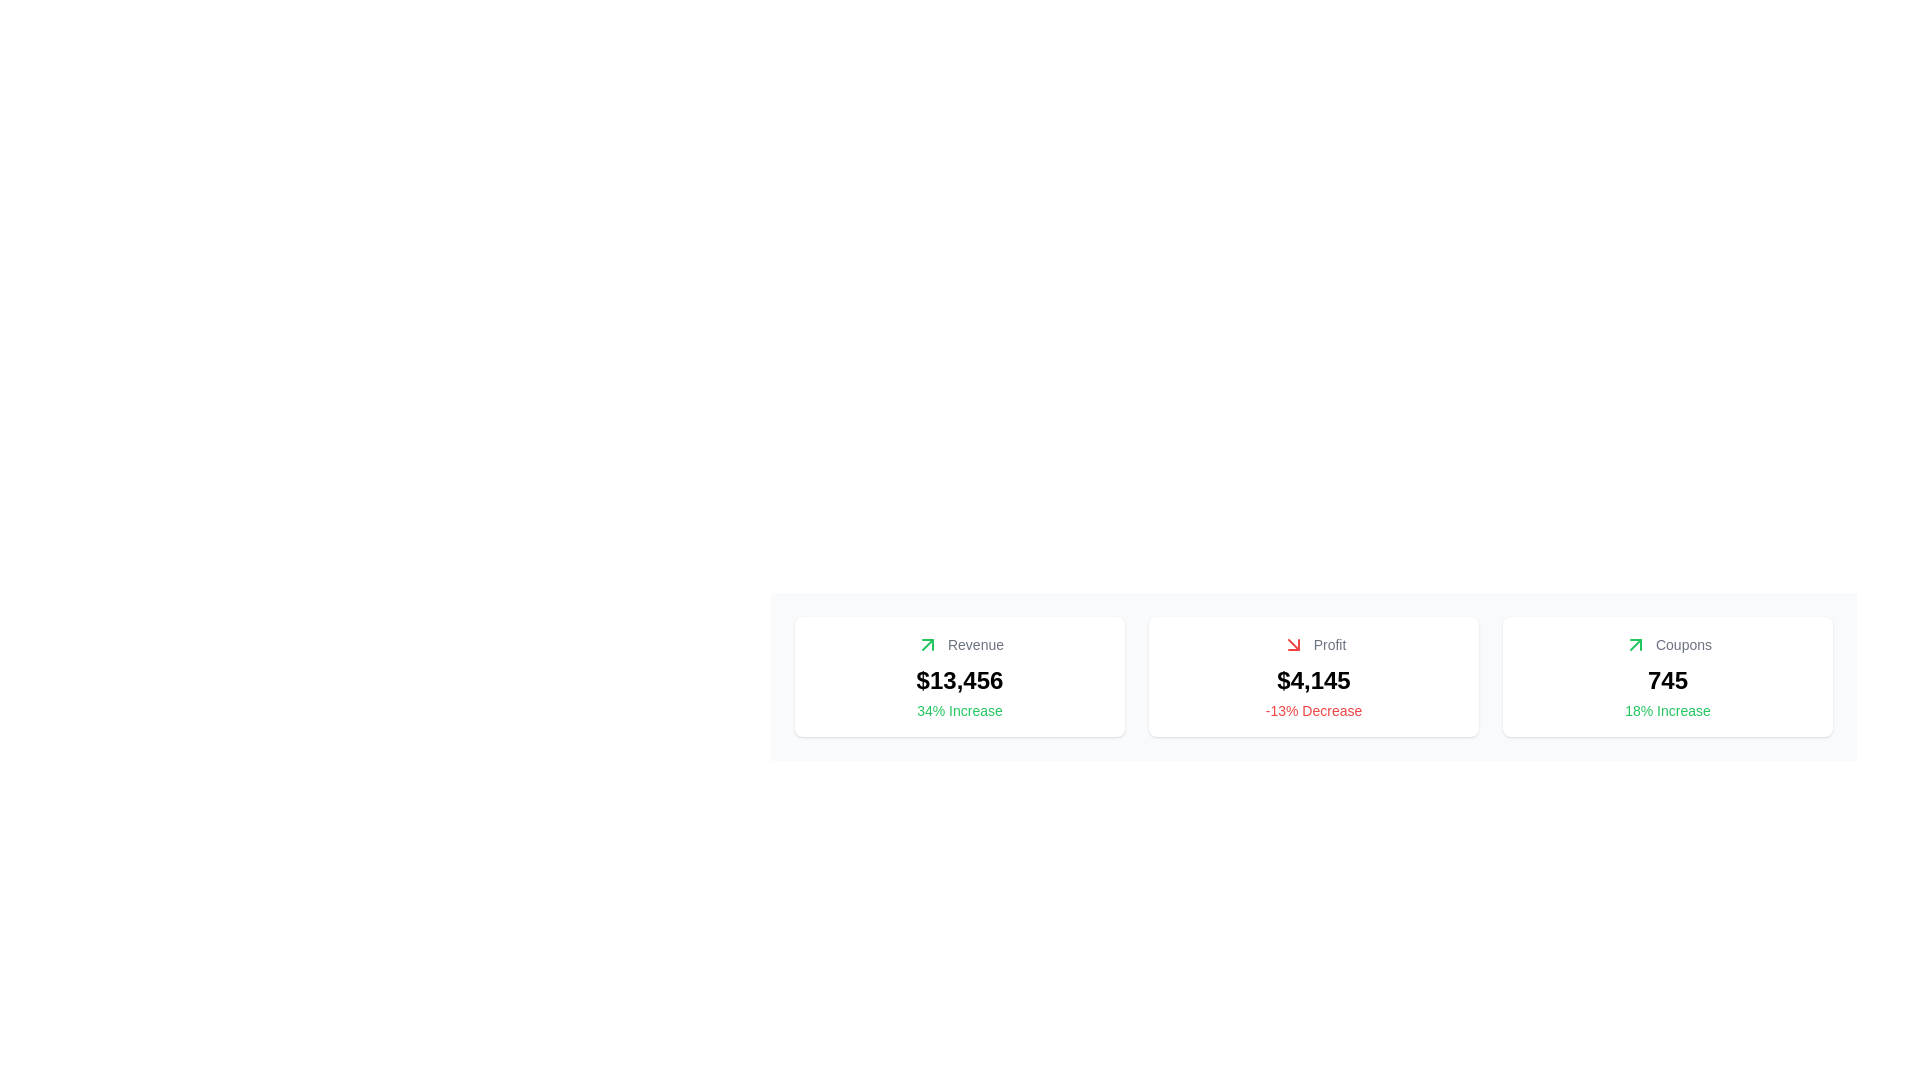 The width and height of the screenshot is (1920, 1080). I want to click on the icon that represents an increase or positive trend, which is located to the left of the 'Revenue' text and above the associated metrics, so click(926, 644).